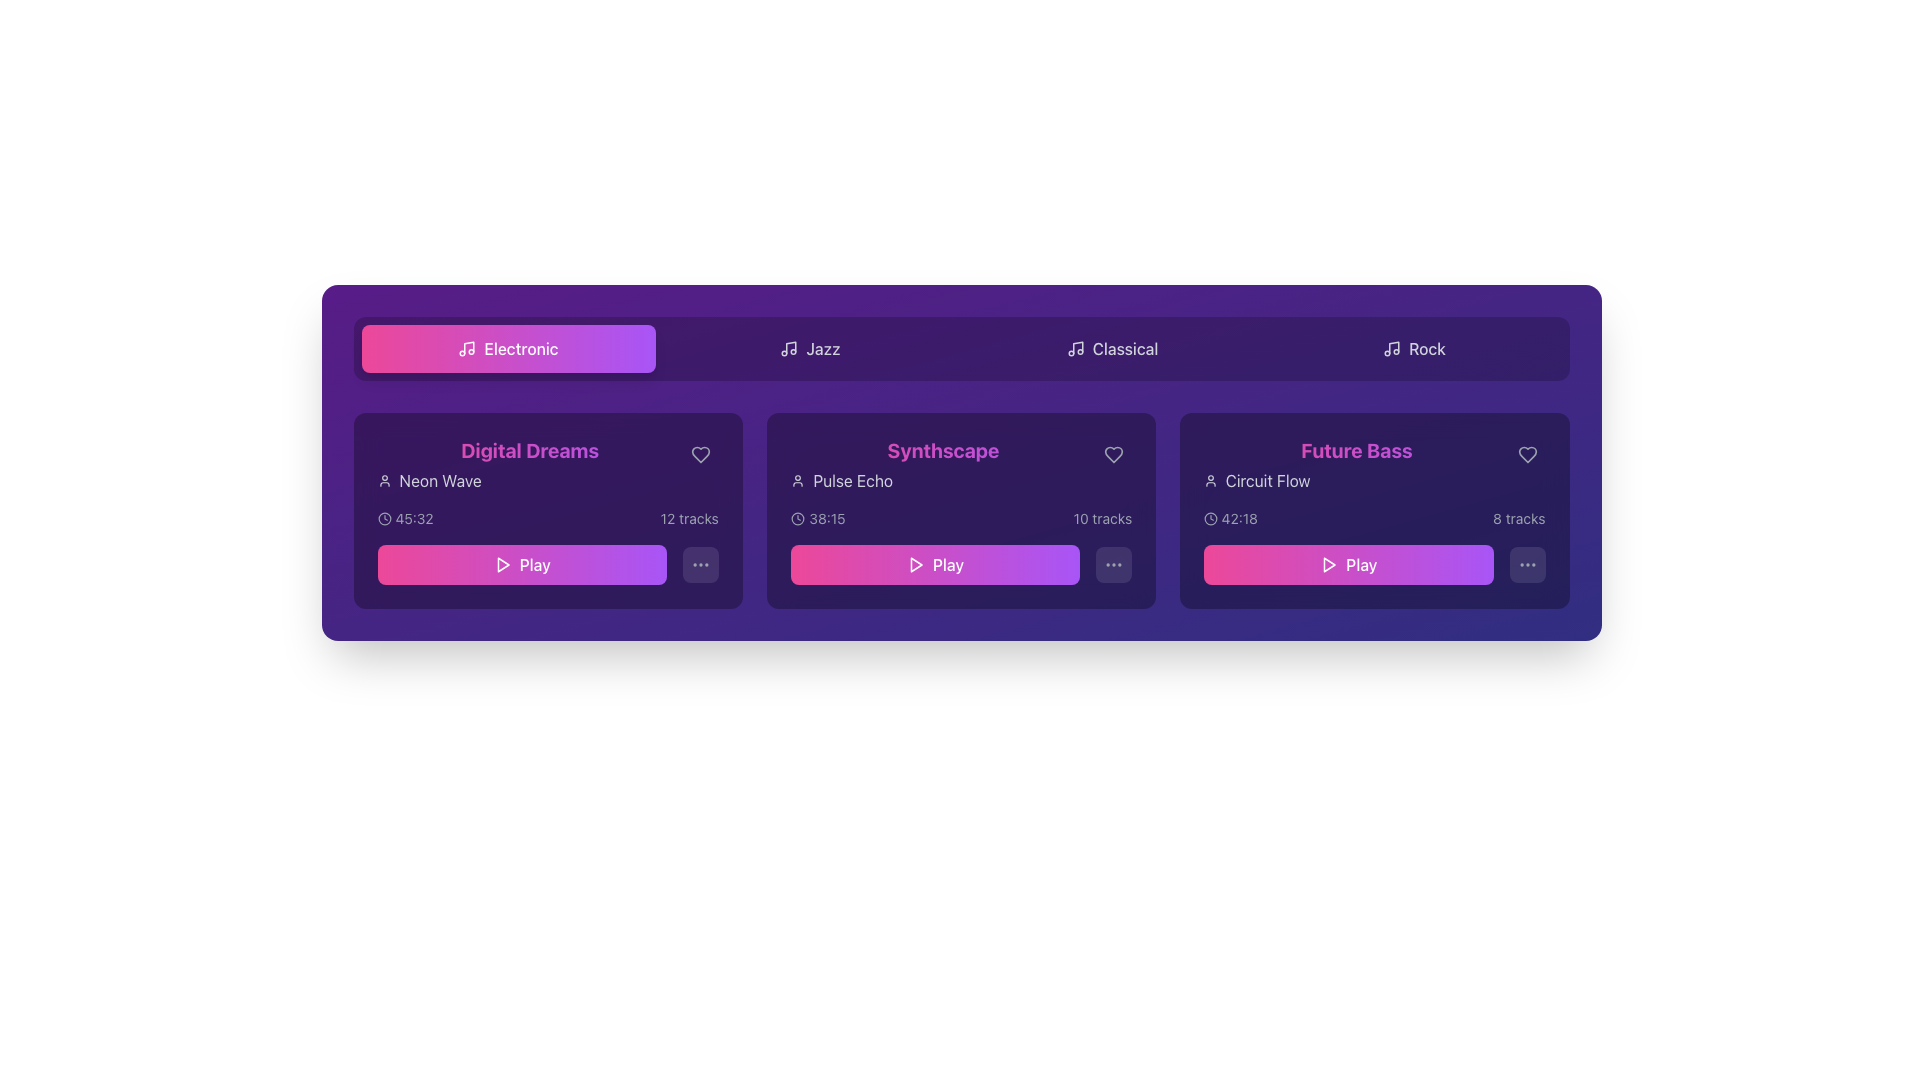  I want to click on the play button at the bottom center of the 'Synthscape' panel to play the audio content associated with it, so click(934, 564).